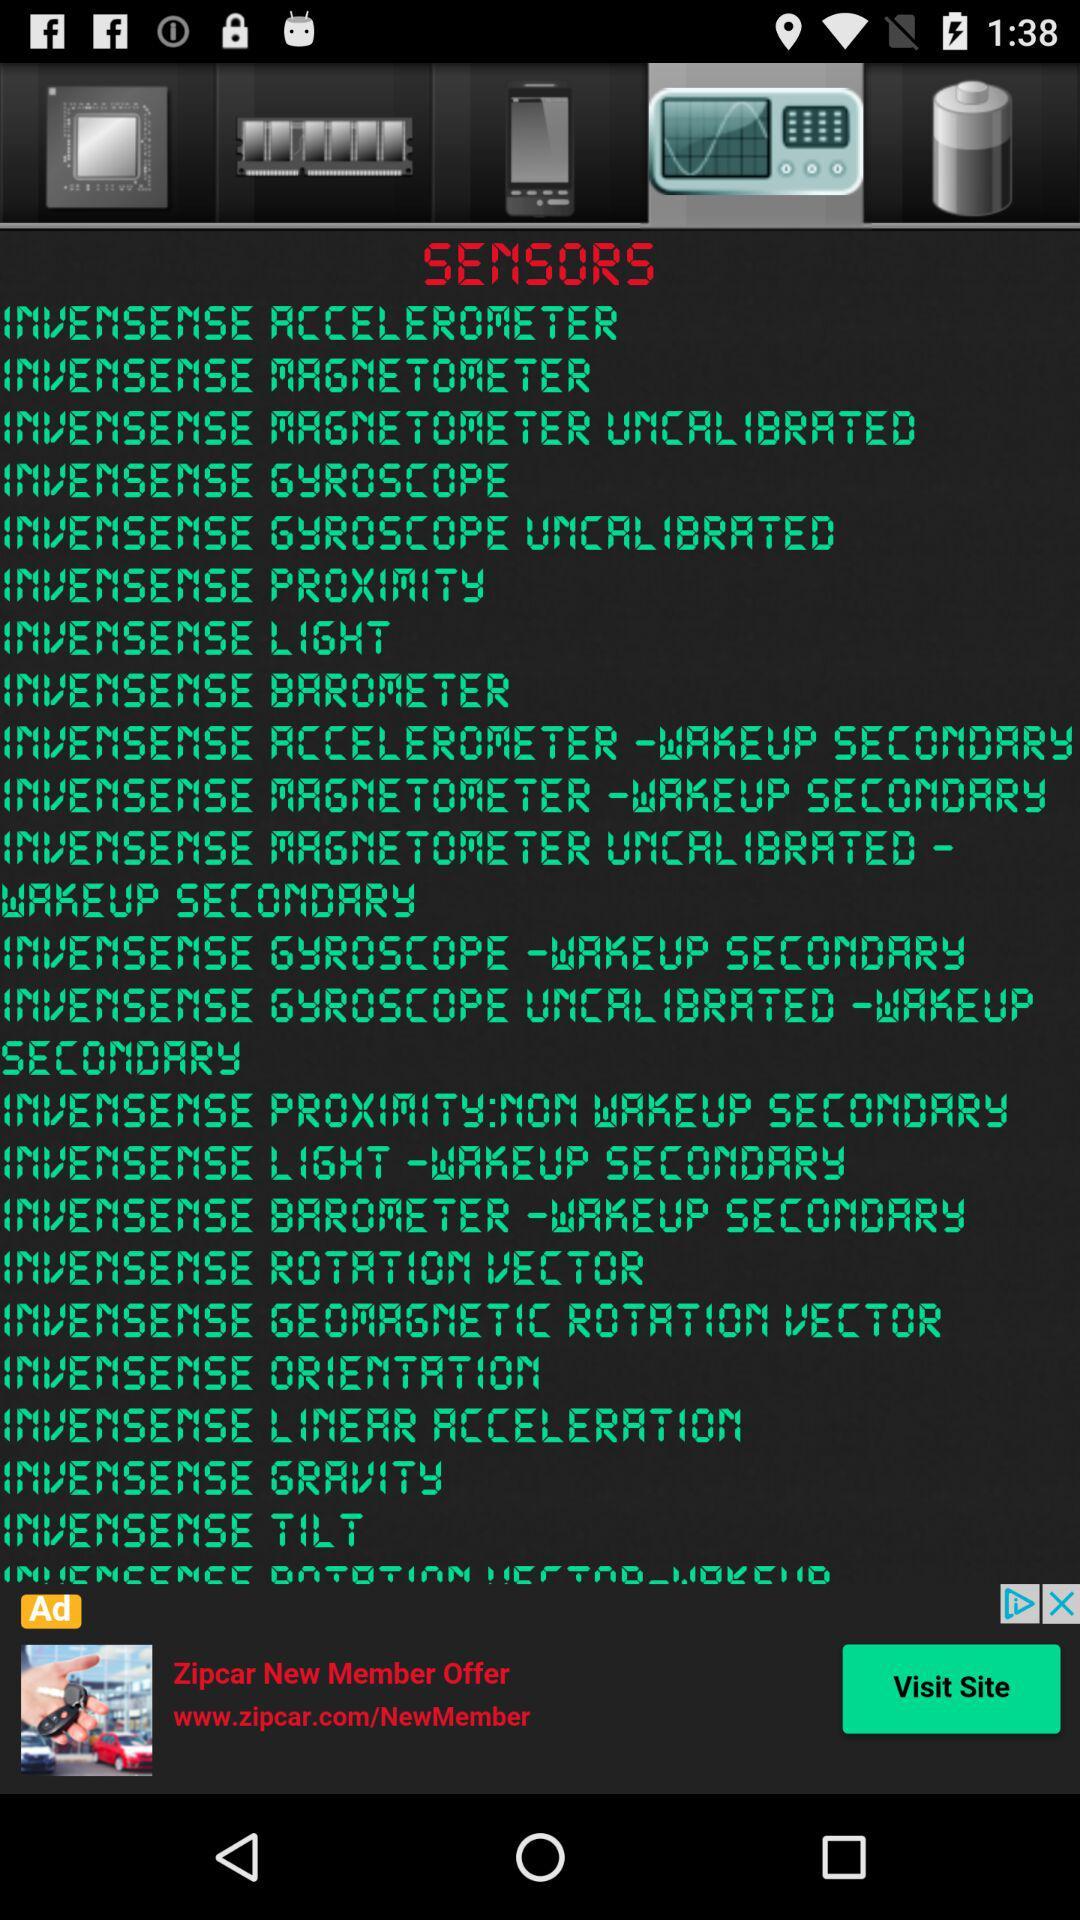  What do you see at coordinates (540, 1688) in the screenshot?
I see `advertise a website` at bounding box center [540, 1688].